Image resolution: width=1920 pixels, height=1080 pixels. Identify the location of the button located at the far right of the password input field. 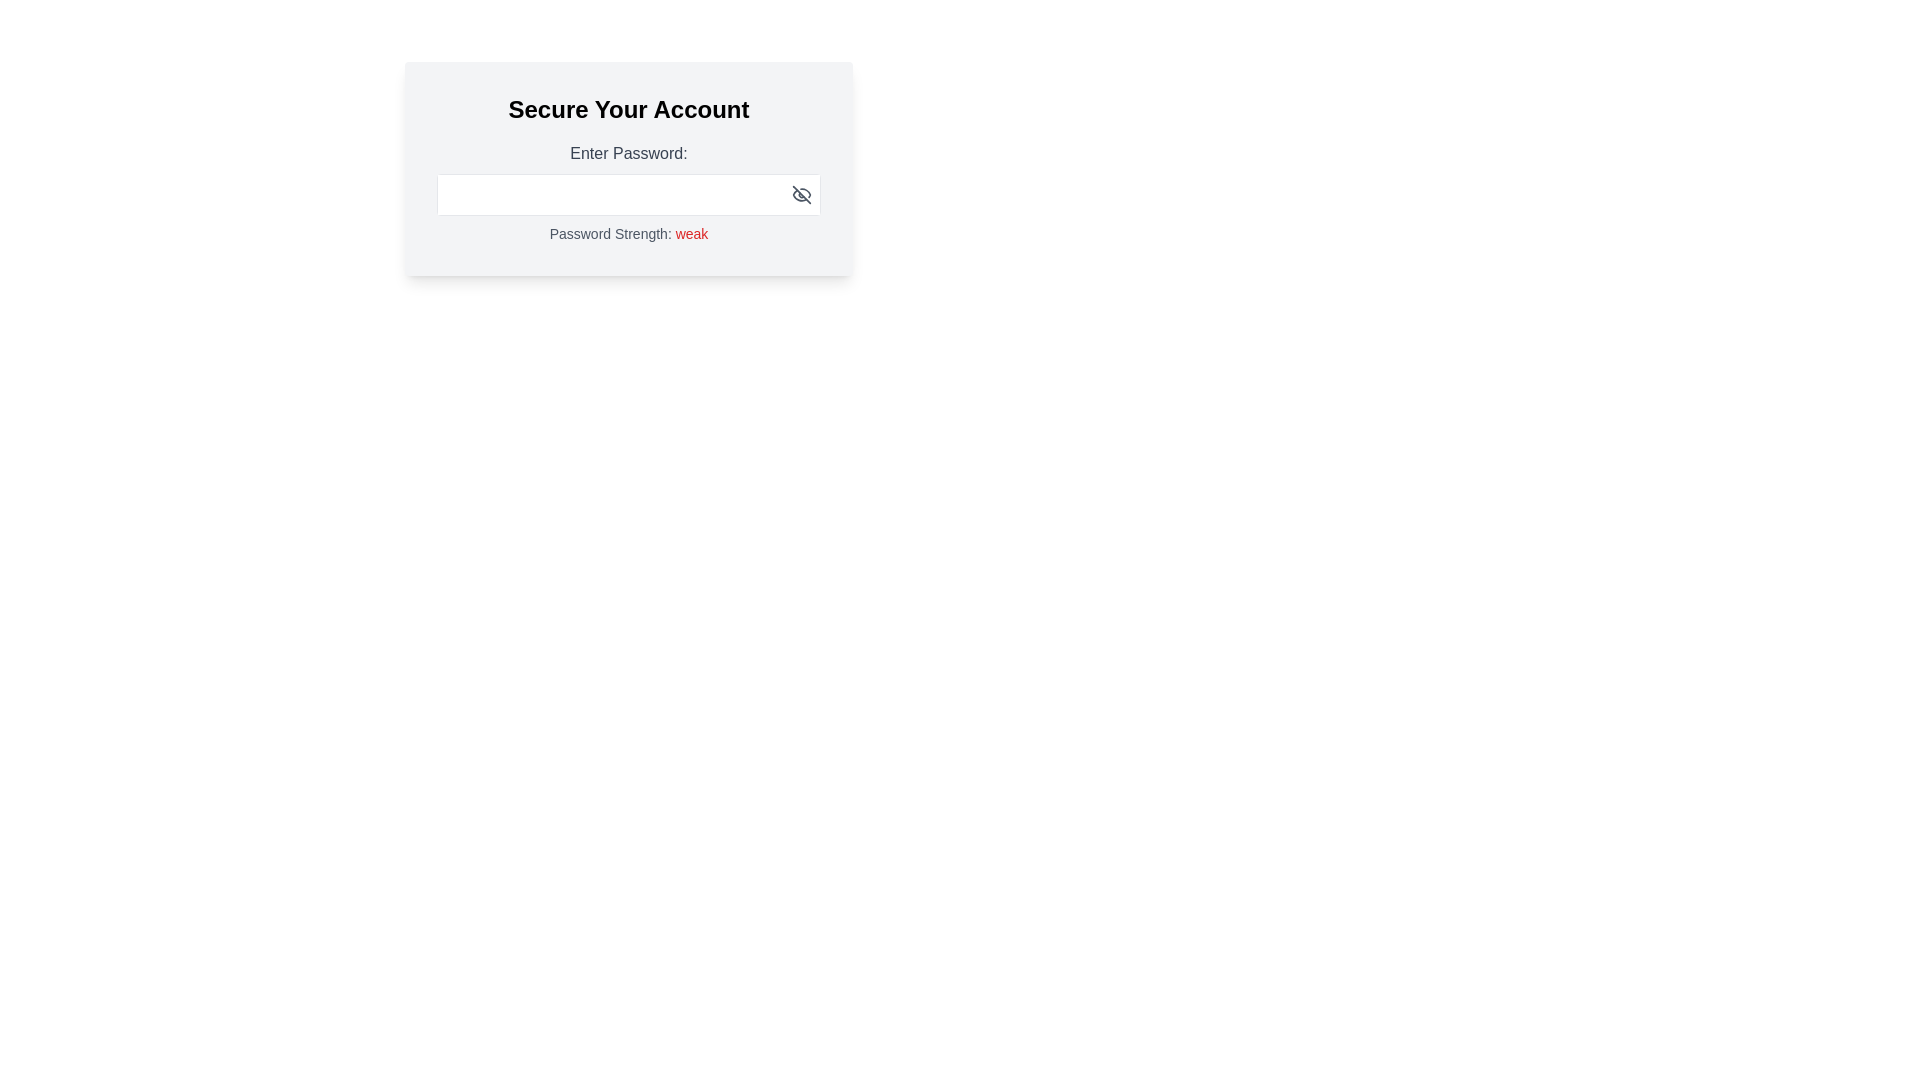
(801, 195).